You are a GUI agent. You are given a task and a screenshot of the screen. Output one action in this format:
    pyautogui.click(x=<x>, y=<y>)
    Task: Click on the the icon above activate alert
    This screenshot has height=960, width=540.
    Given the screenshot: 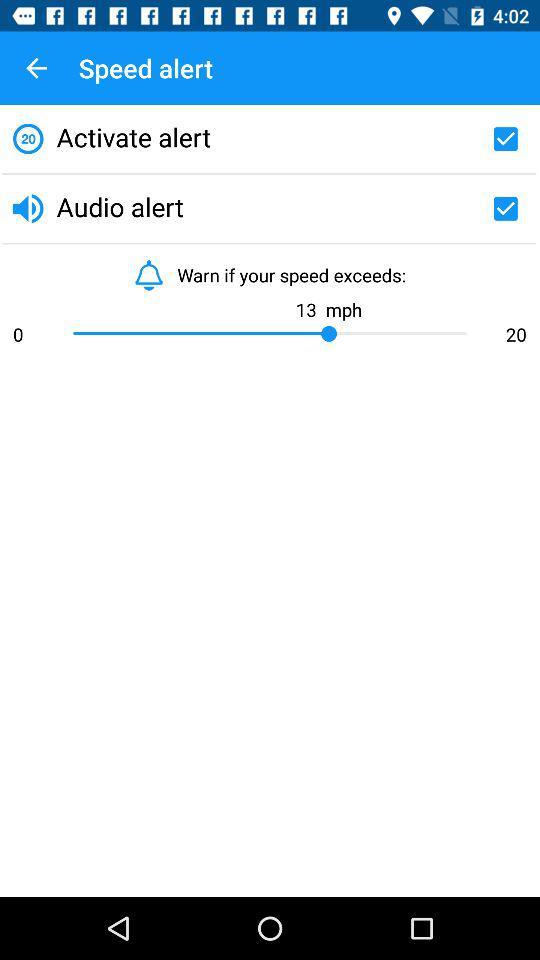 What is the action you would take?
    pyautogui.click(x=36, y=68)
    